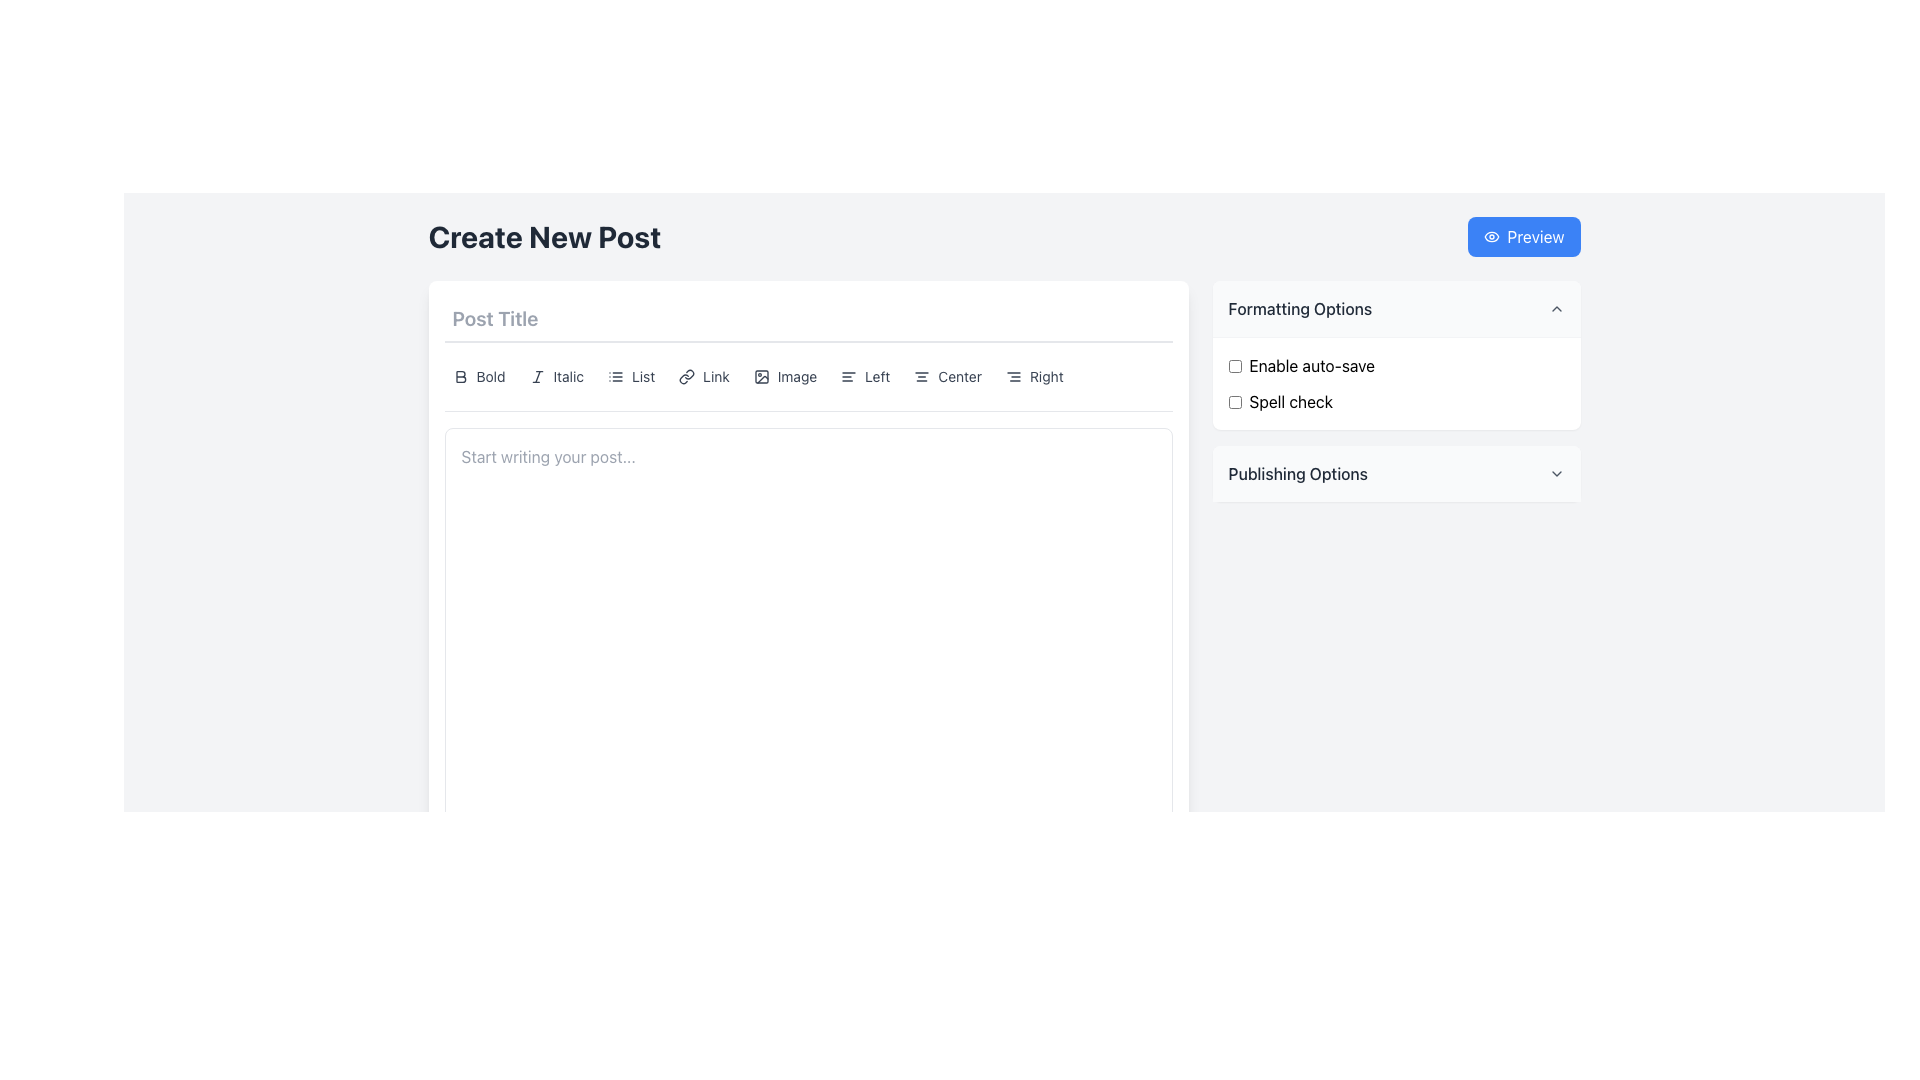 This screenshot has height=1080, width=1920. Describe the element at coordinates (1233, 366) in the screenshot. I see `the checkbox input that enables or disables the auto-save feature, located to the left of the 'Enable auto-save' label in the 'Formatting Options' section` at that location.